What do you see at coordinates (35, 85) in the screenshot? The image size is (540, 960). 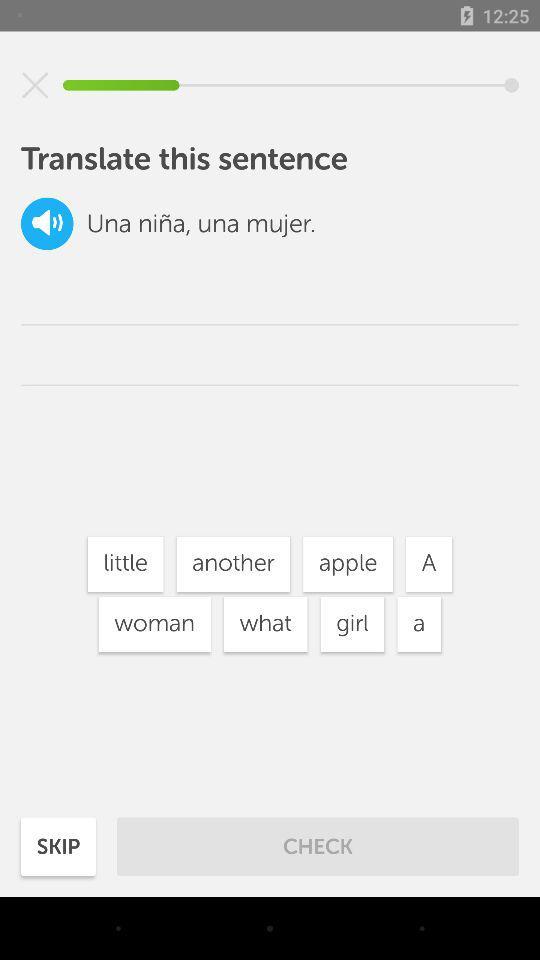 I see `stop playback` at bounding box center [35, 85].